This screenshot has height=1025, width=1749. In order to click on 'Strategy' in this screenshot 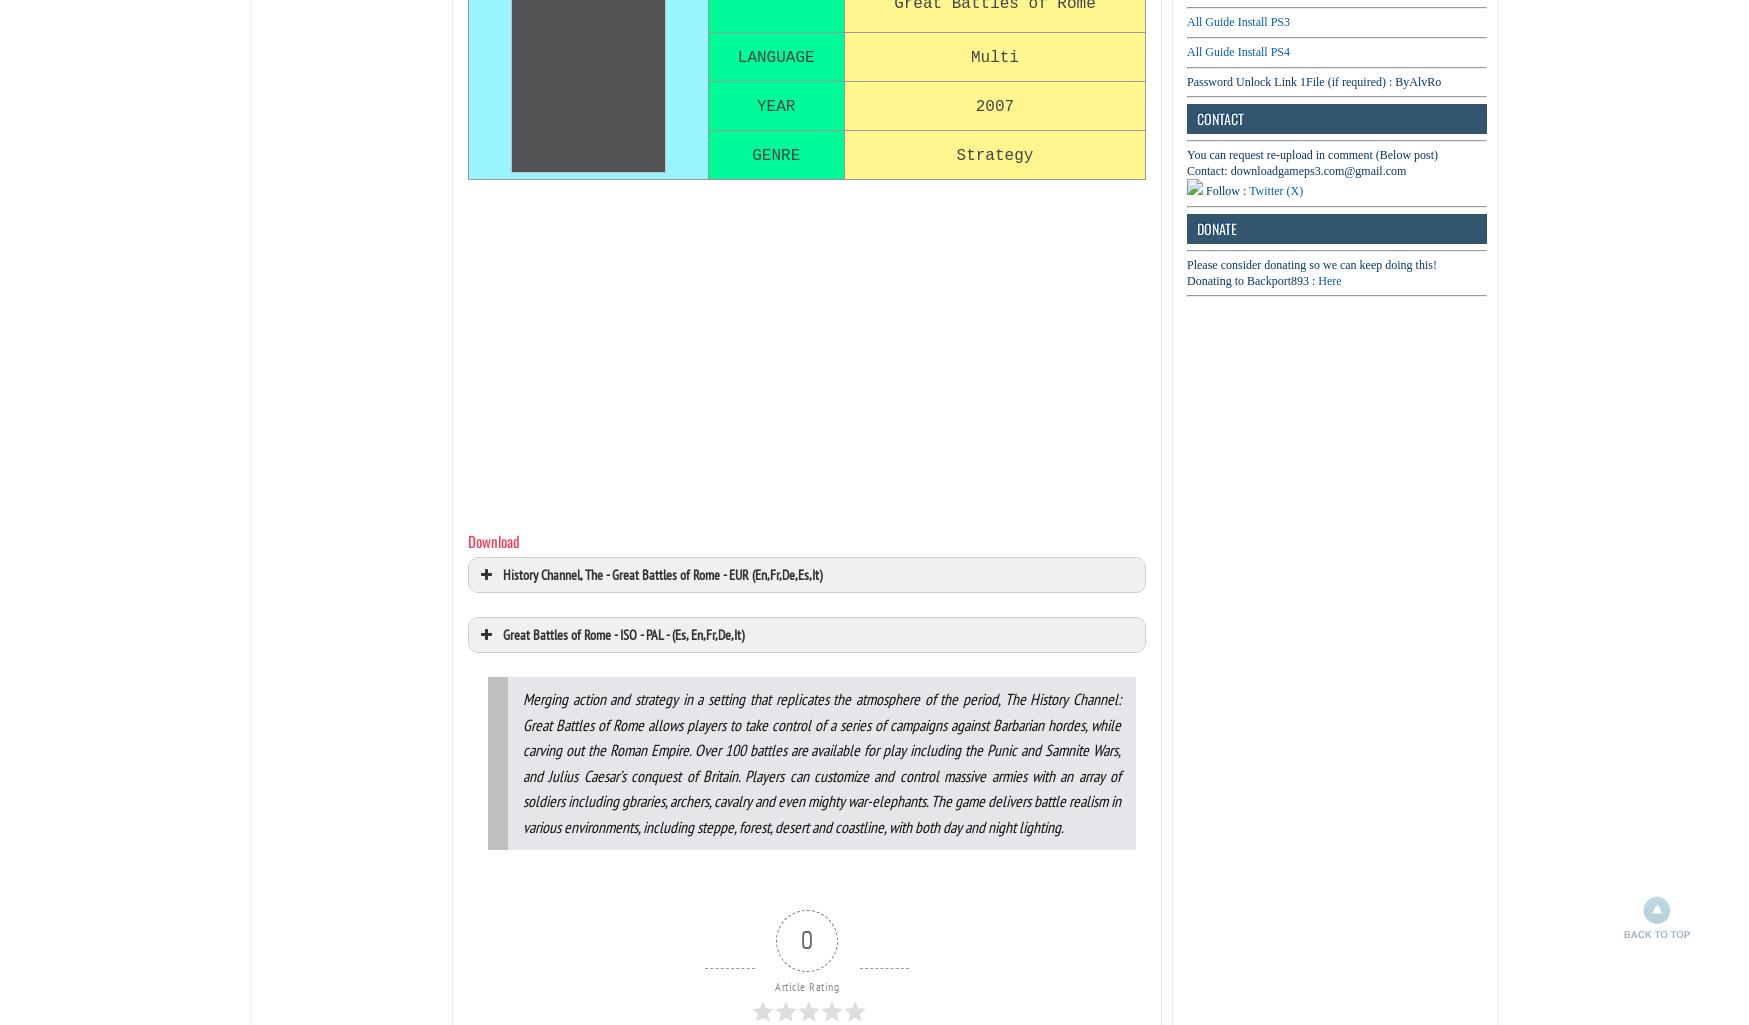, I will do `click(993, 153)`.